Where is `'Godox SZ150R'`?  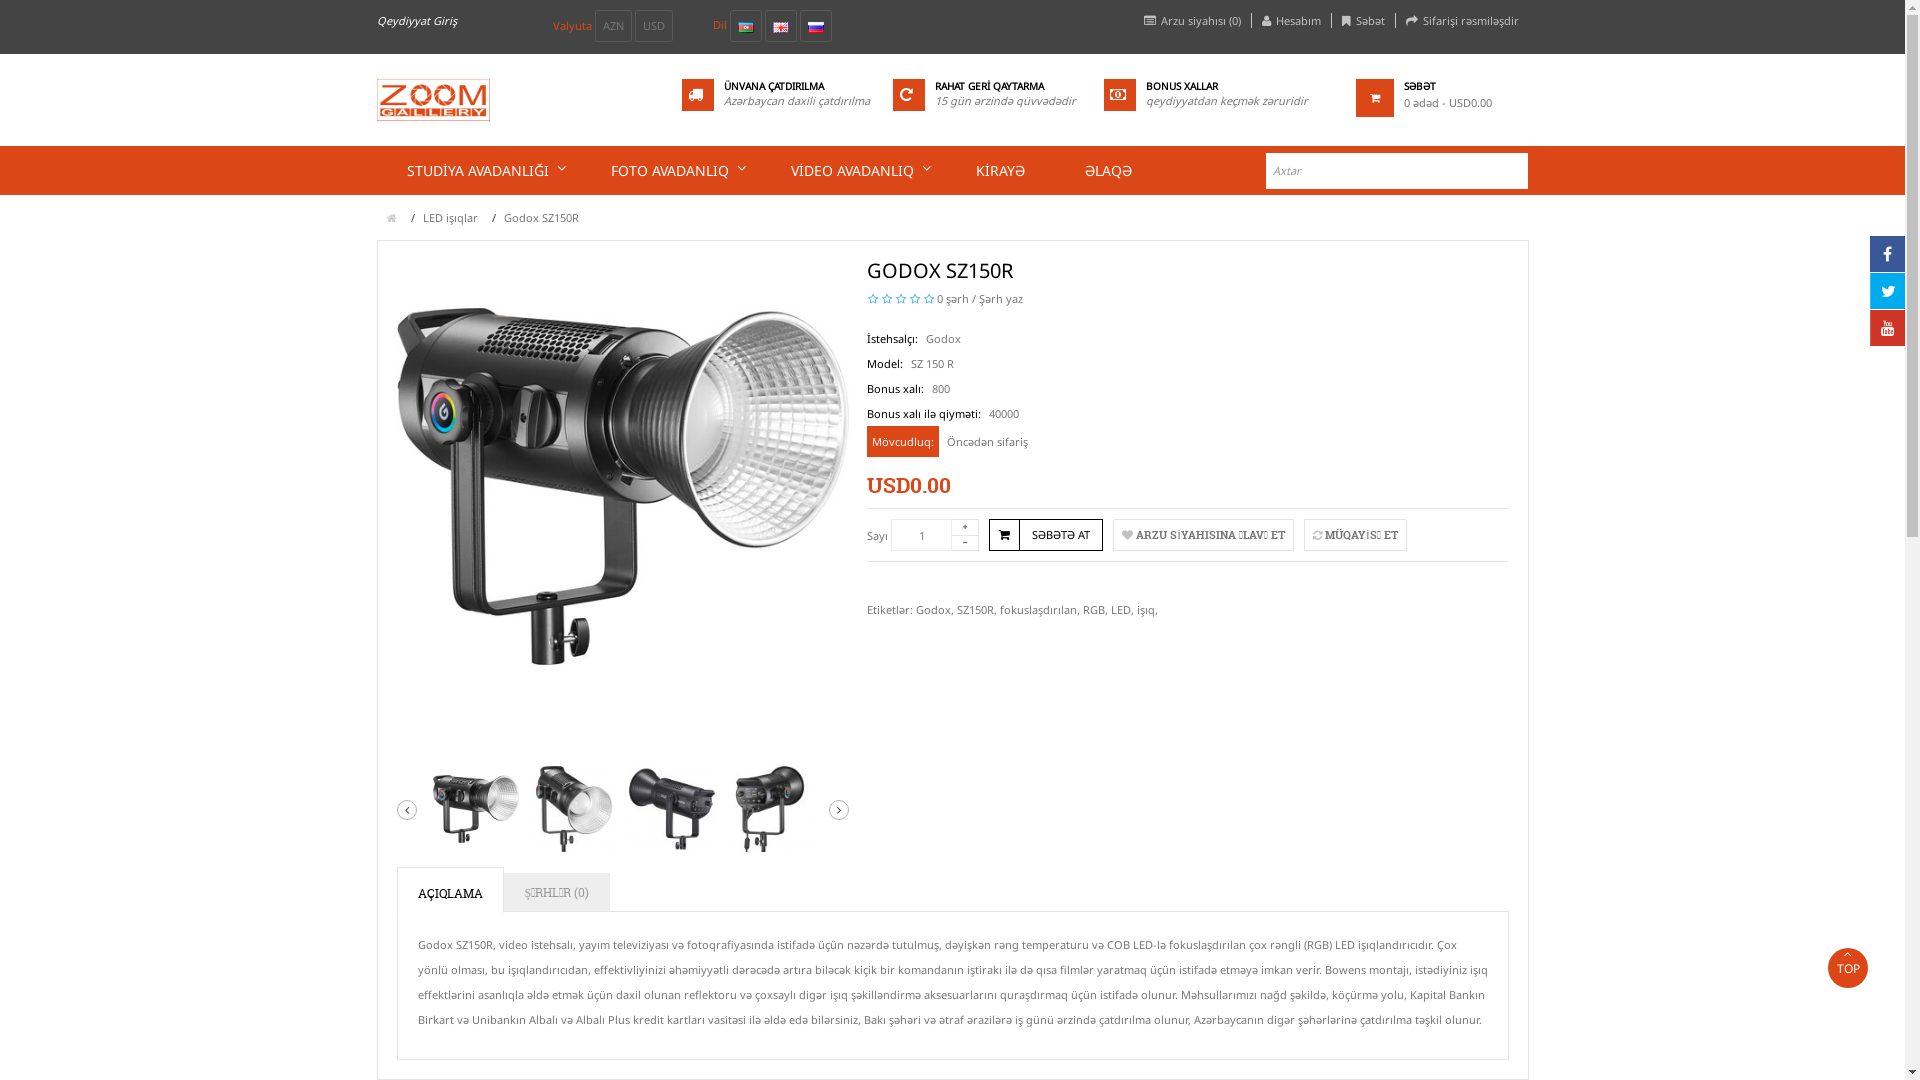 'Godox SZ150R' is located at coordinates (474, 808).